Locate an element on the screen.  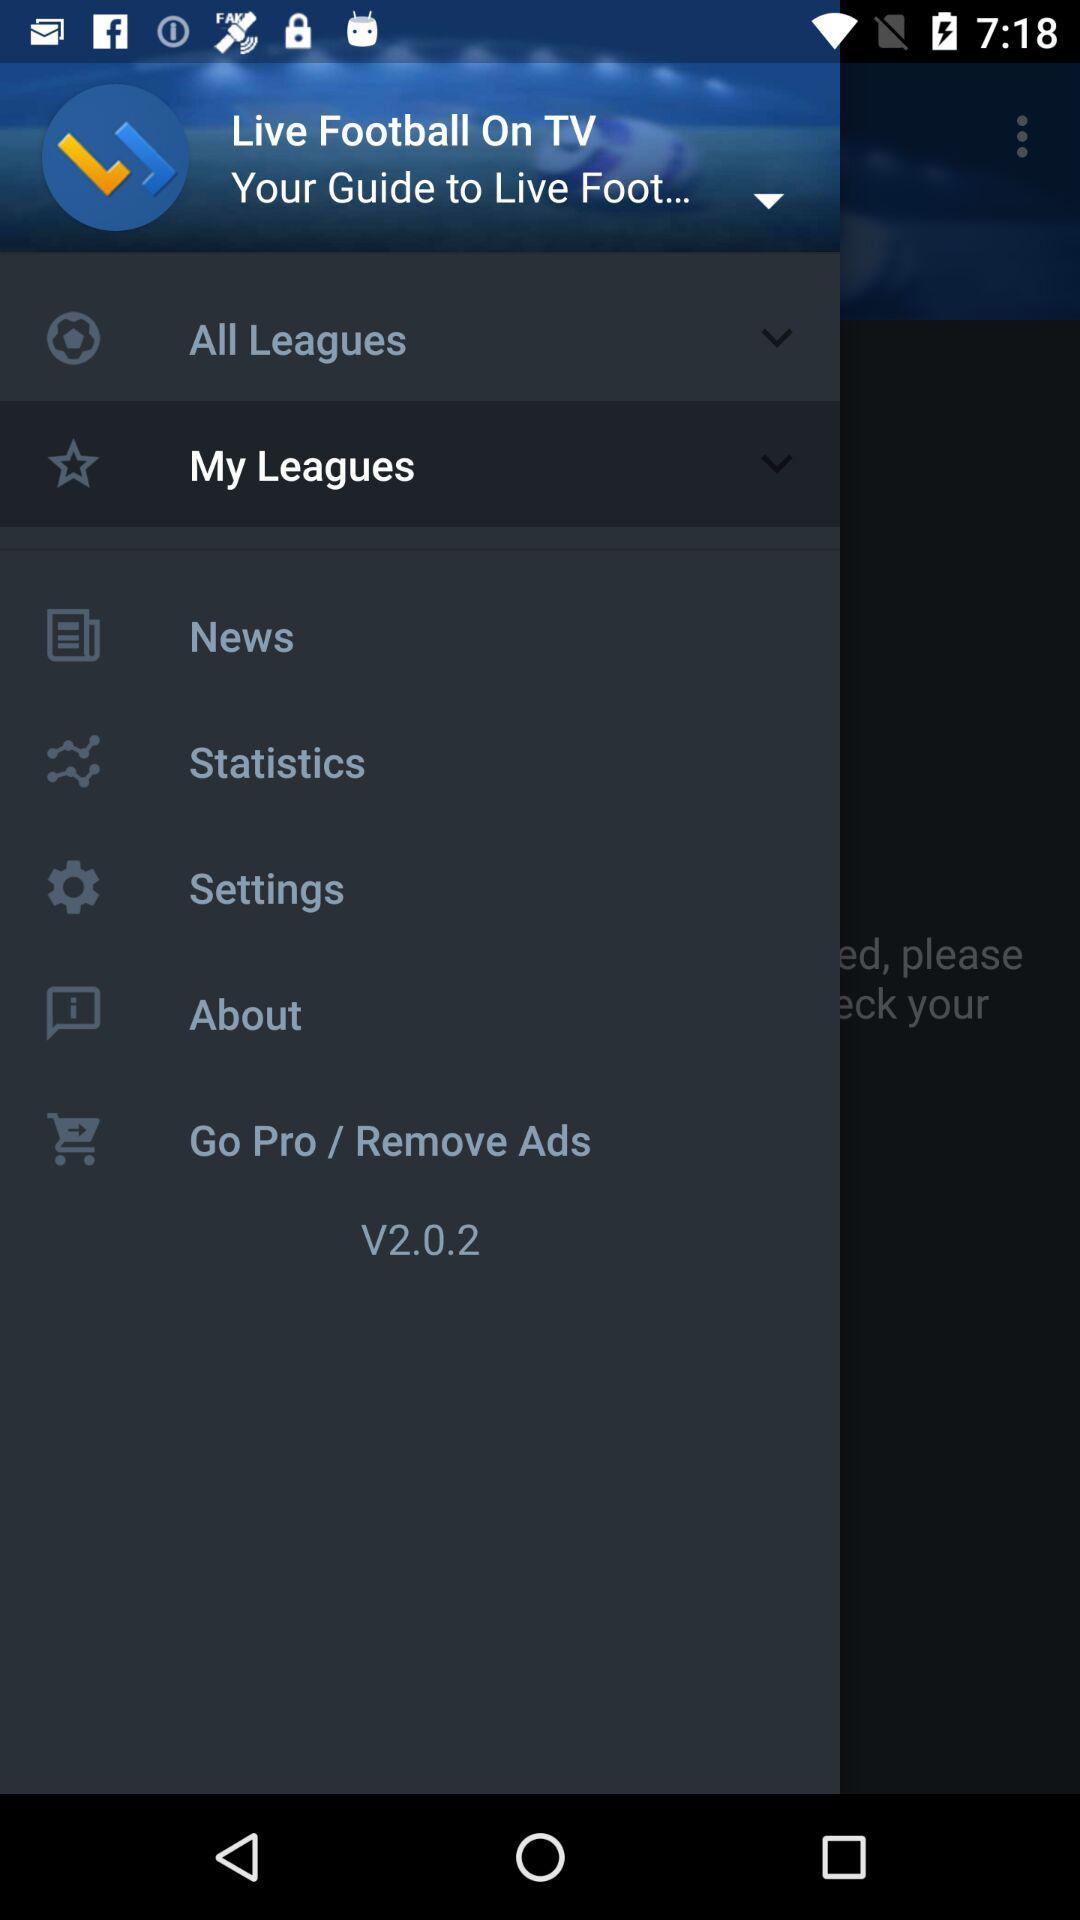
item next to the live football on is located at coordinates (1027, 135).